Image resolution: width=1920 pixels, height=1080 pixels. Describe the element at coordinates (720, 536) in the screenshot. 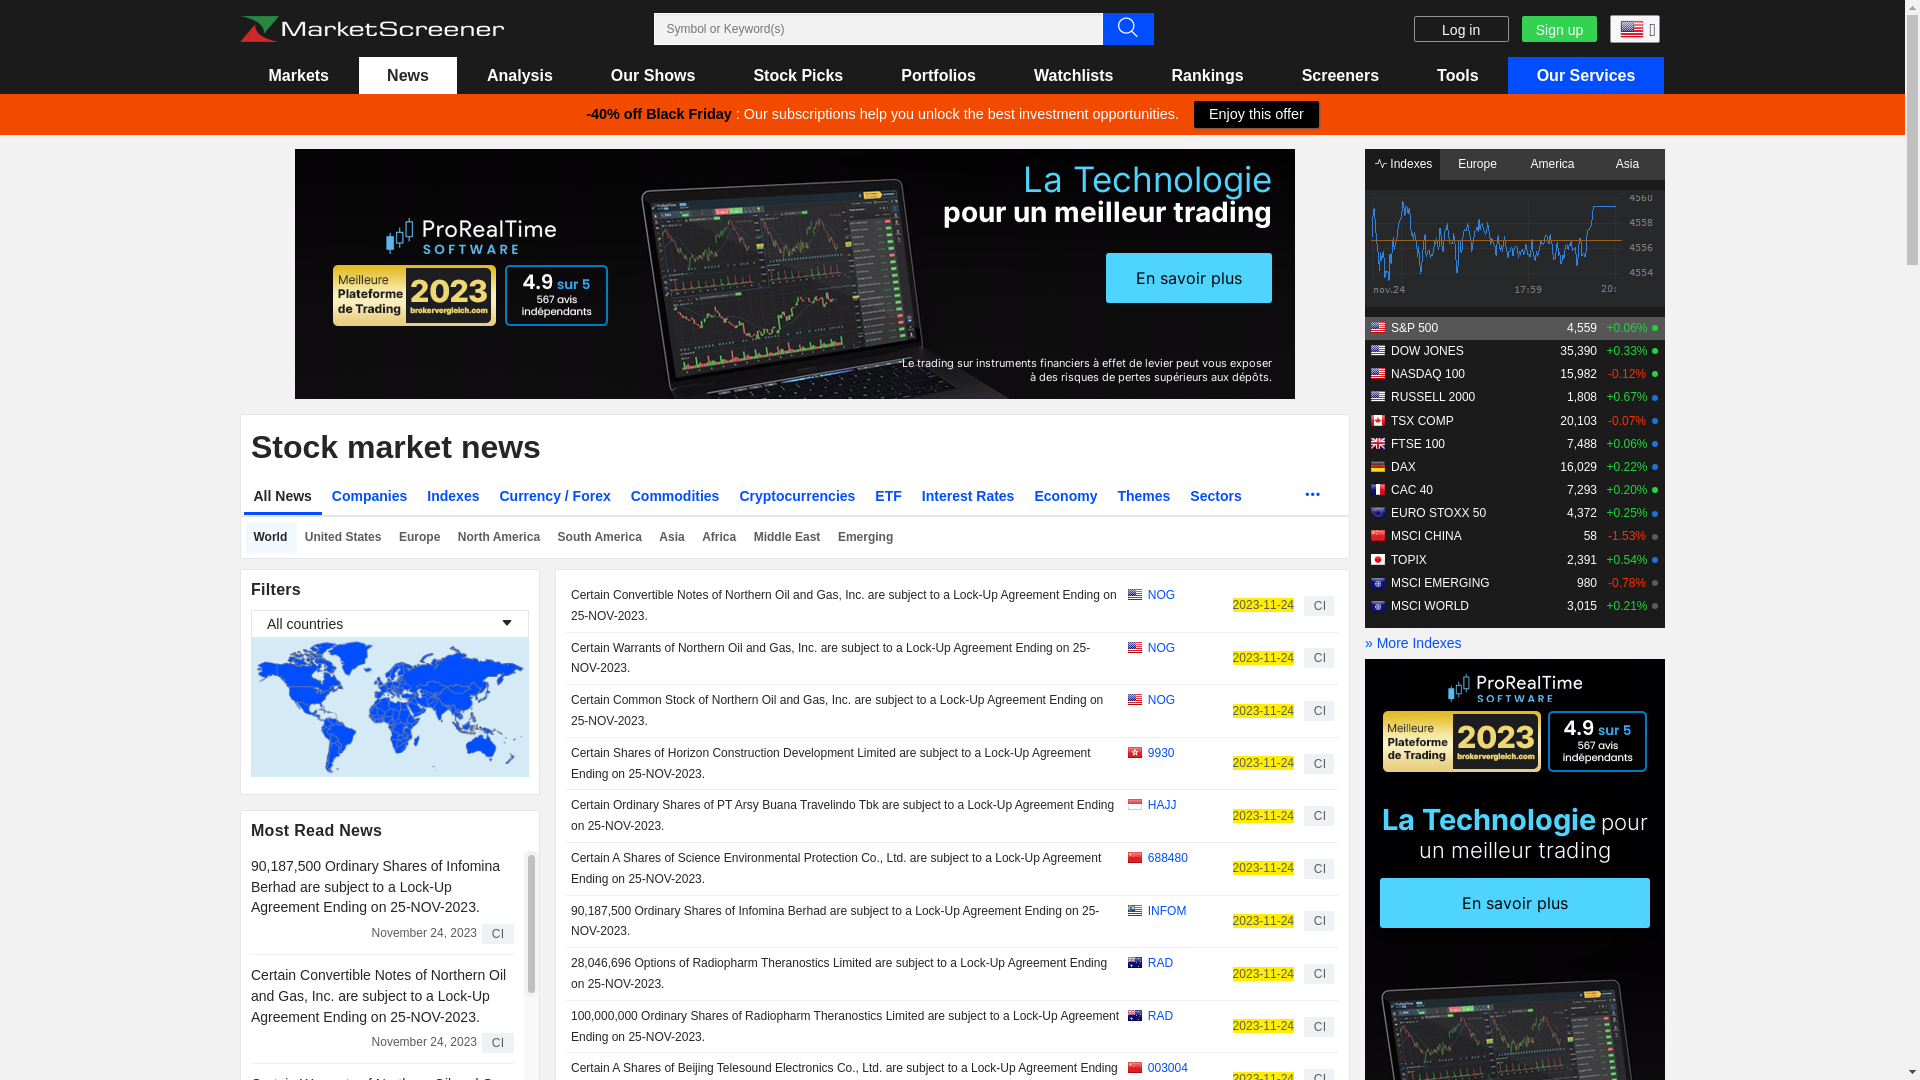

I see `'Africa'` at that location.